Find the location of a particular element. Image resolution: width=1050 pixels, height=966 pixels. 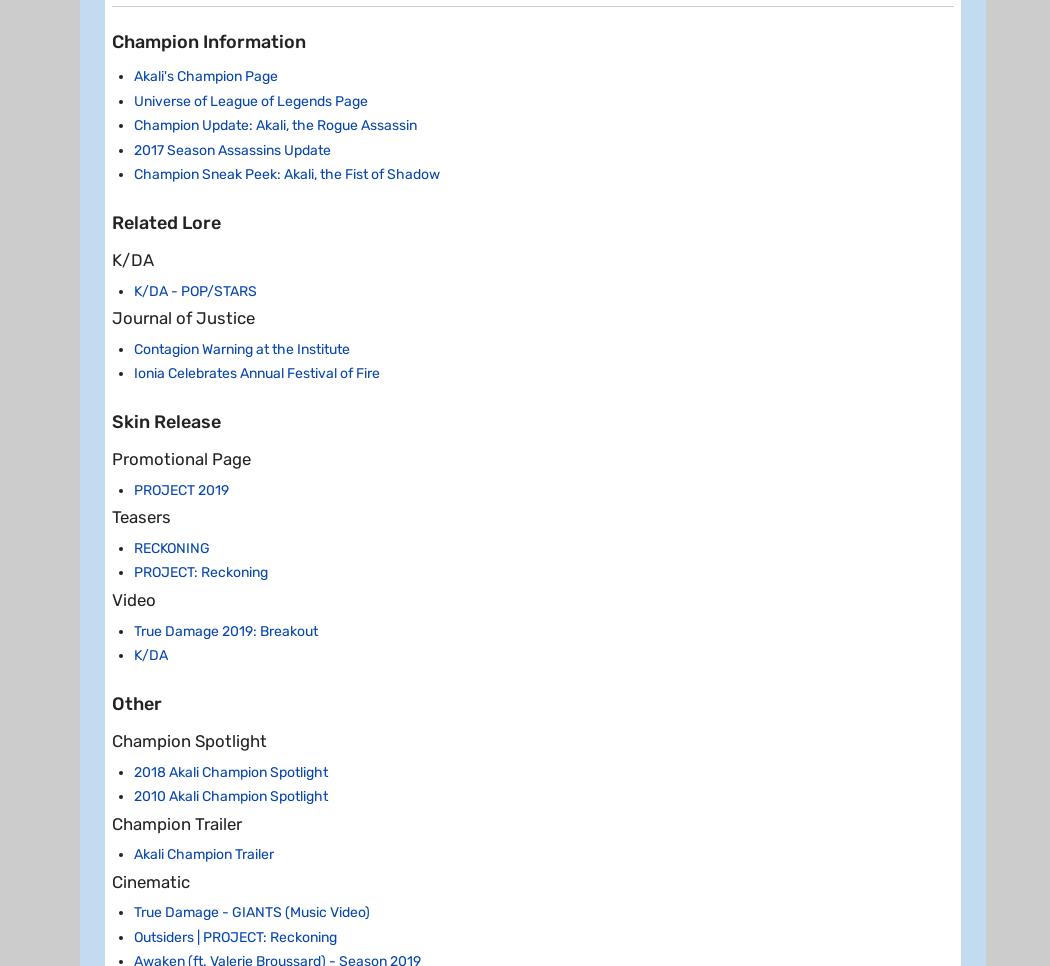

'[120/180/240]' is located at coordinates (379, 136).